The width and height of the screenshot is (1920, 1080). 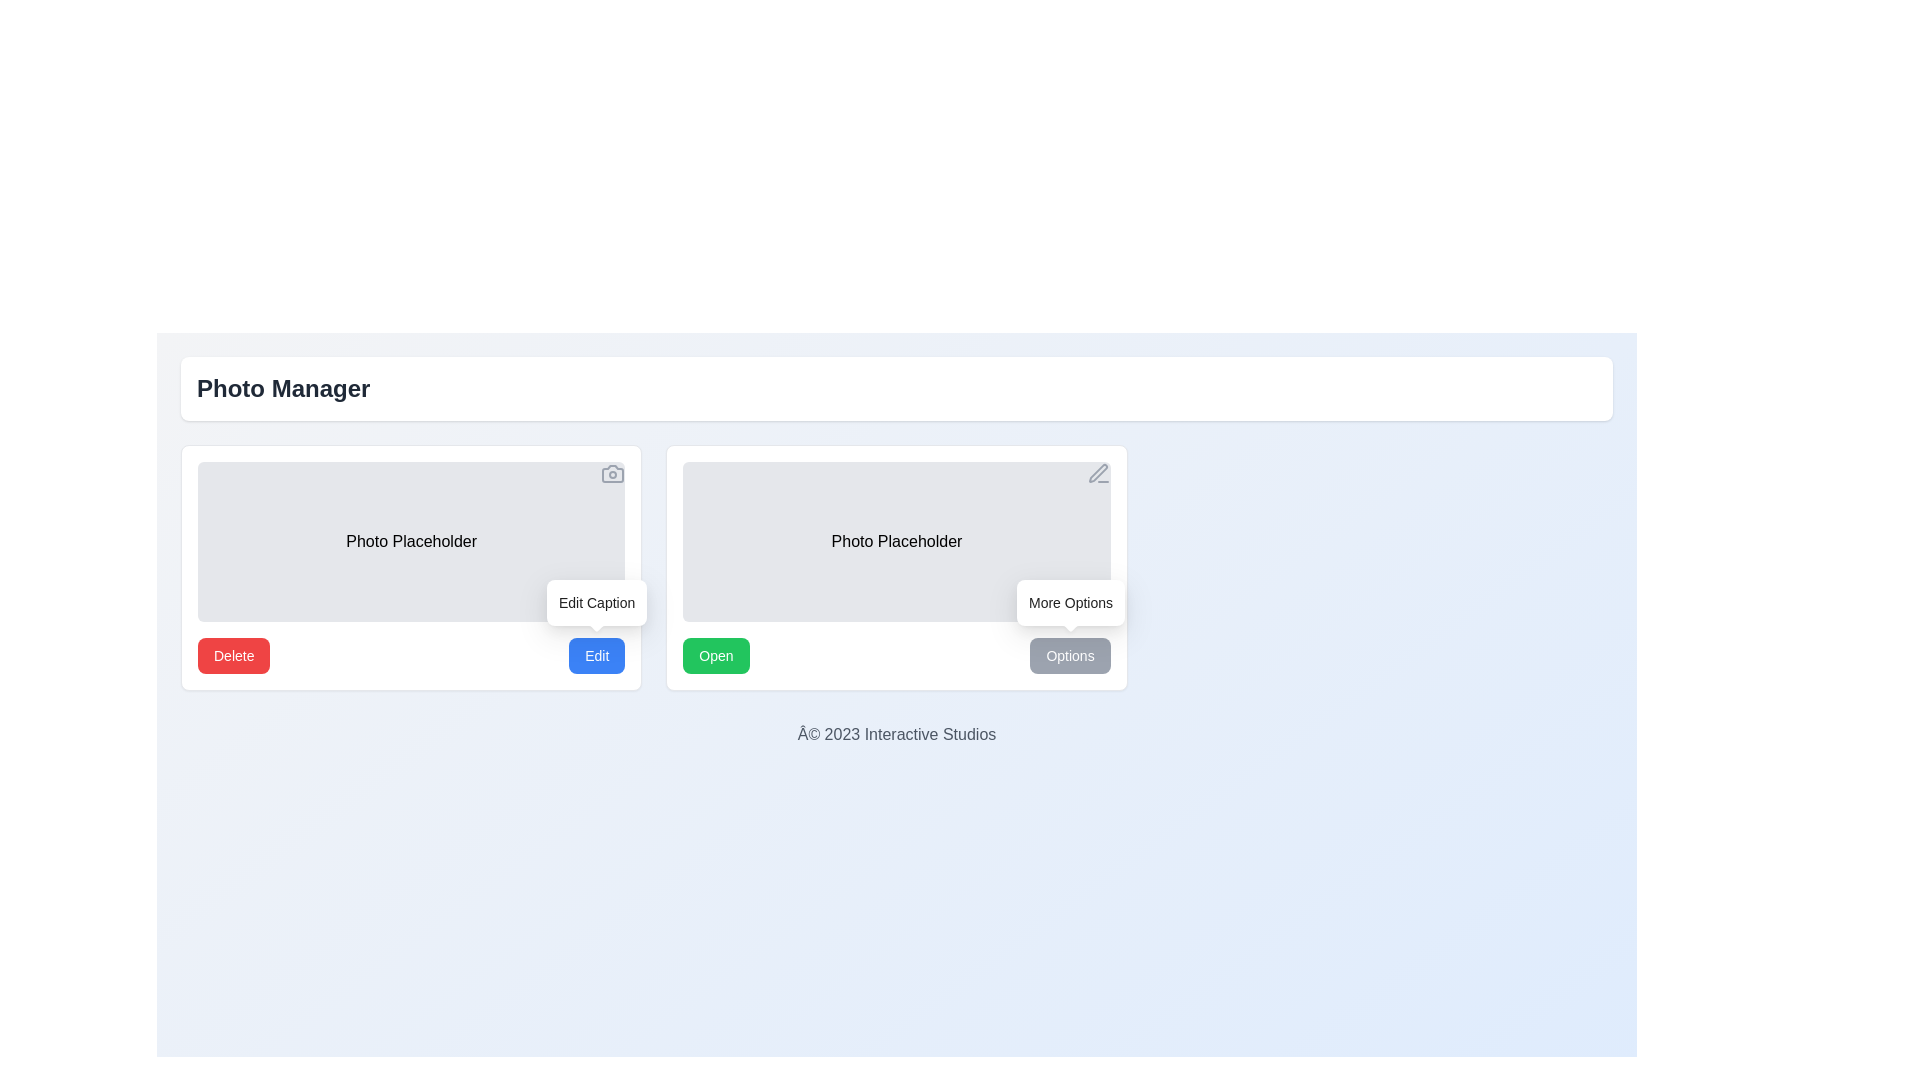 I want to click on the green button labeled 'Open', so click(x=716, y=655).